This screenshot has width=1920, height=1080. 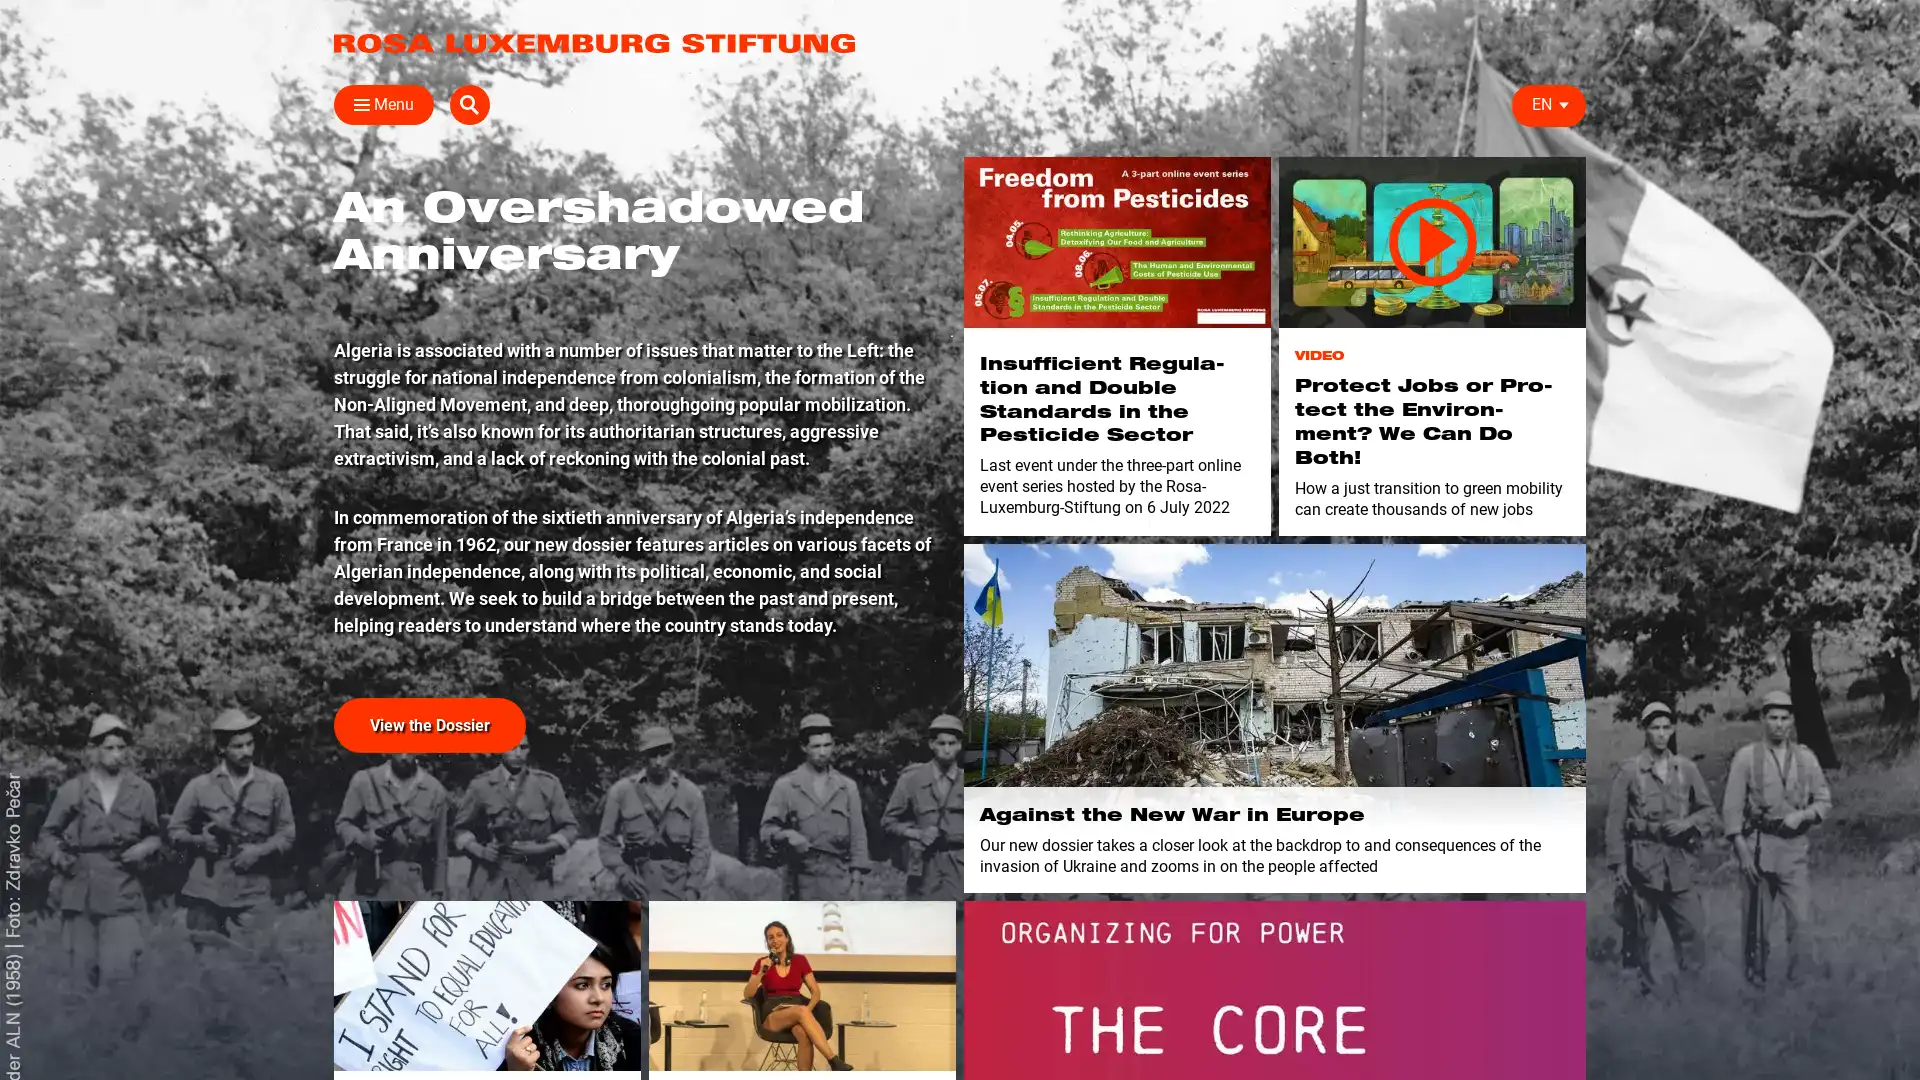 What do you see at coordinates (325, 394) in the screenshot?
I see `Show more / less` at bounding box center [325, 394].